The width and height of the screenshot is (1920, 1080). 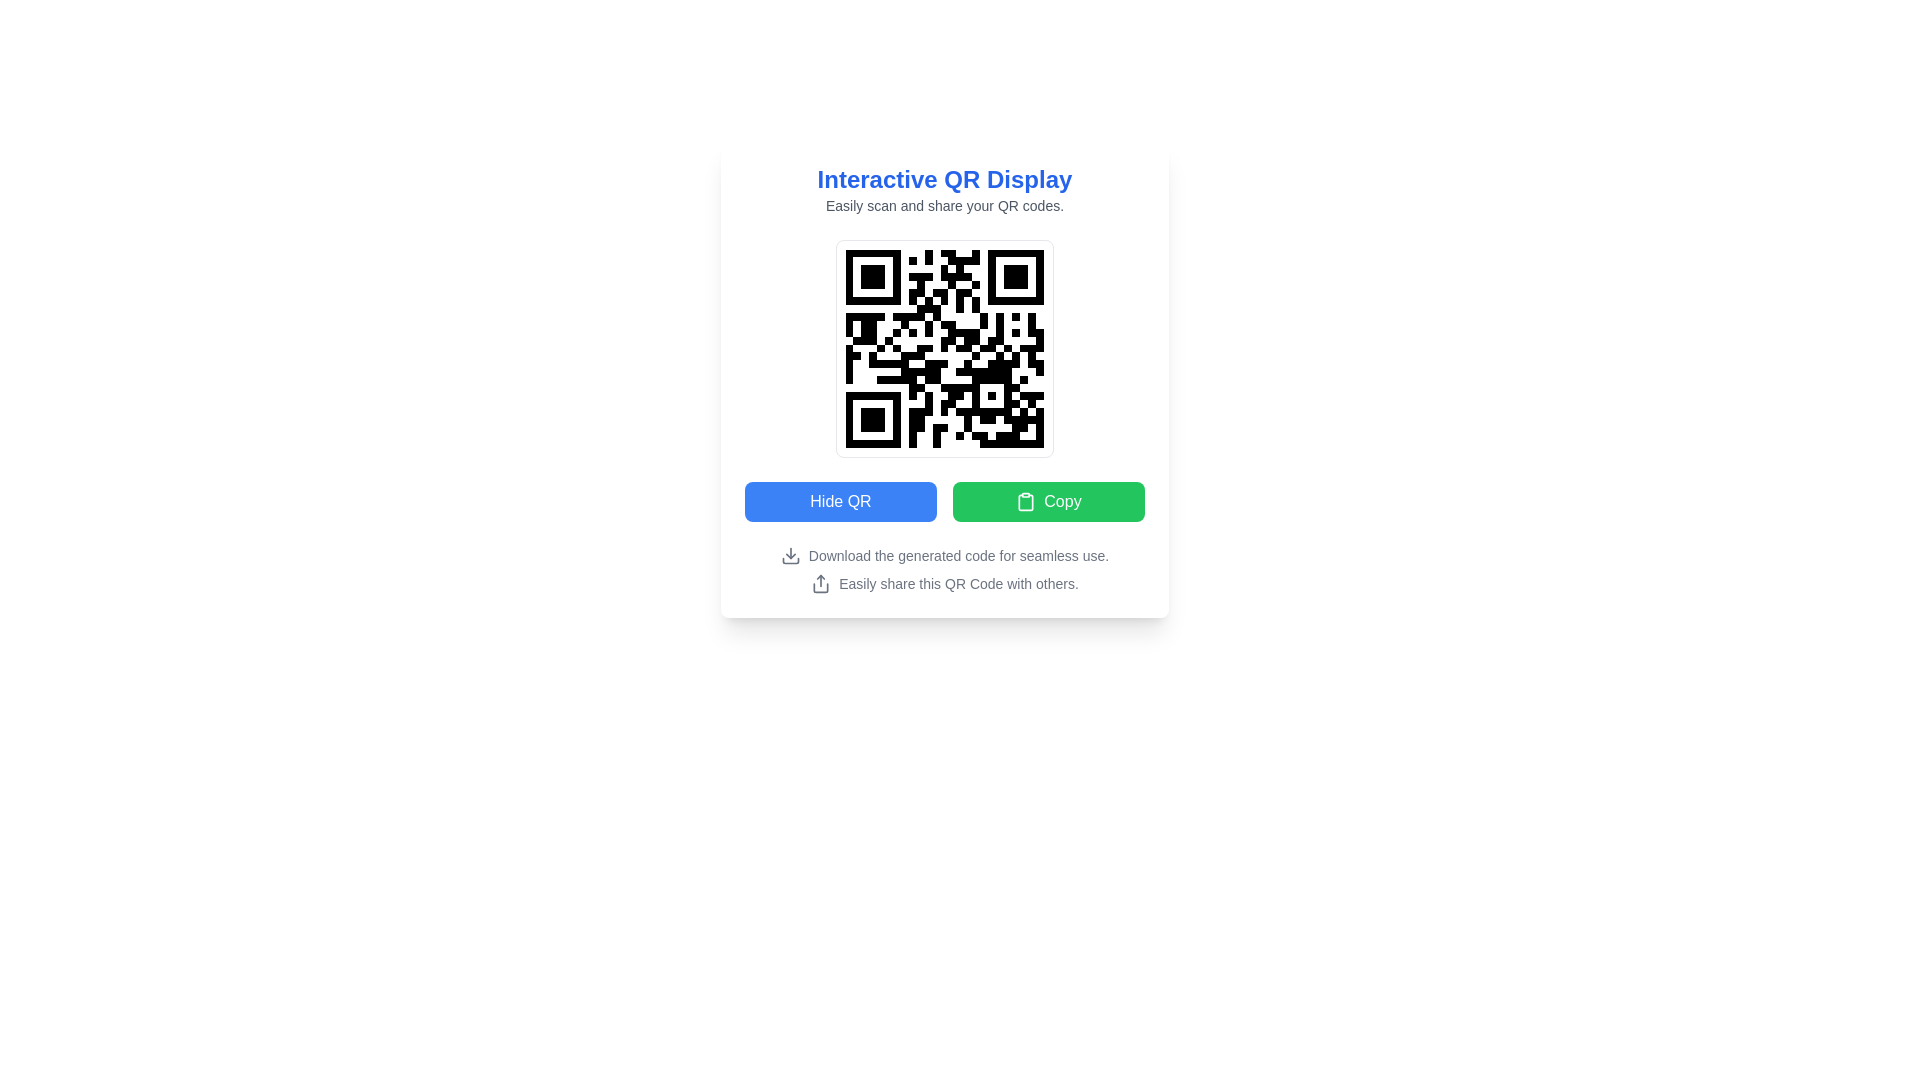 I want to click on the QR code image displayed below the heading 'Interactive QR Display', so click(x=944, y=347).